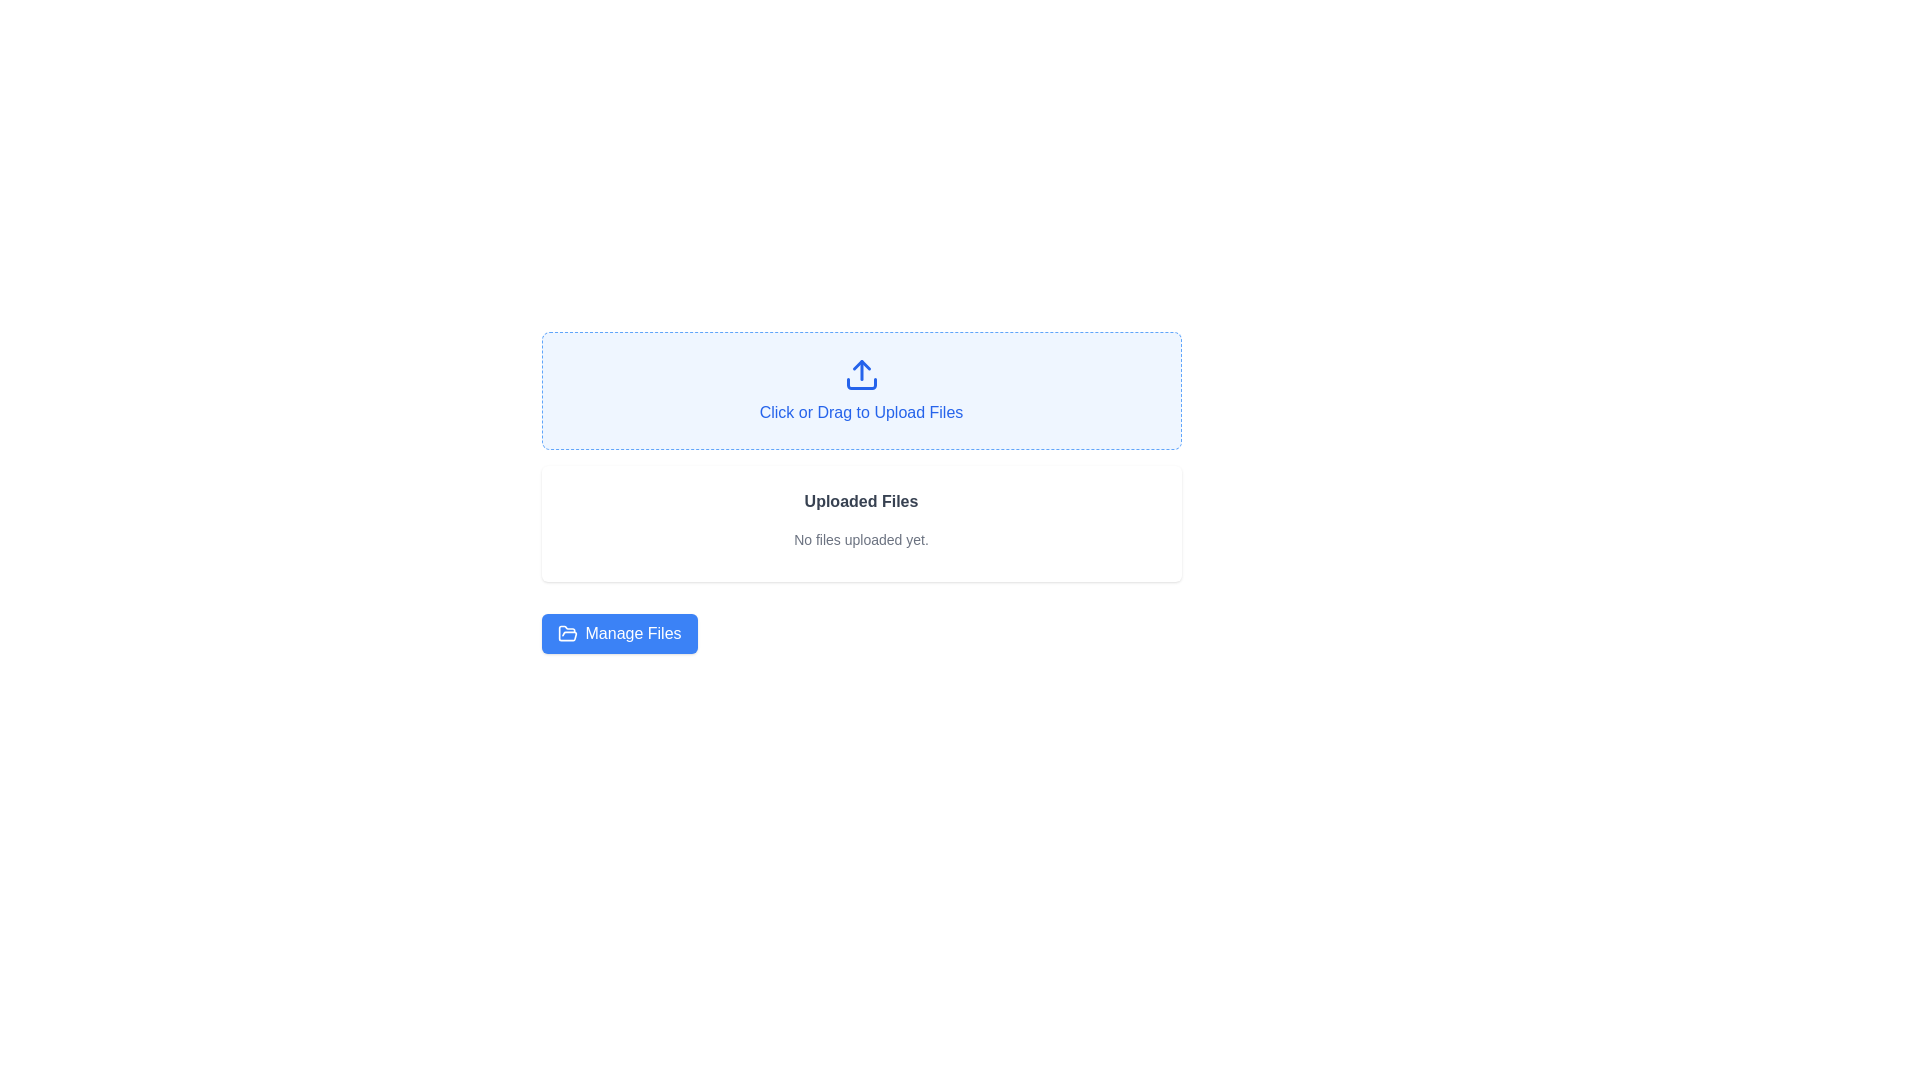 This screenshot has width=1920, height=1080. I want to click on the 'Manage Files' button, which is visually represented by an open folder icon on its left side, so click(566, 633).